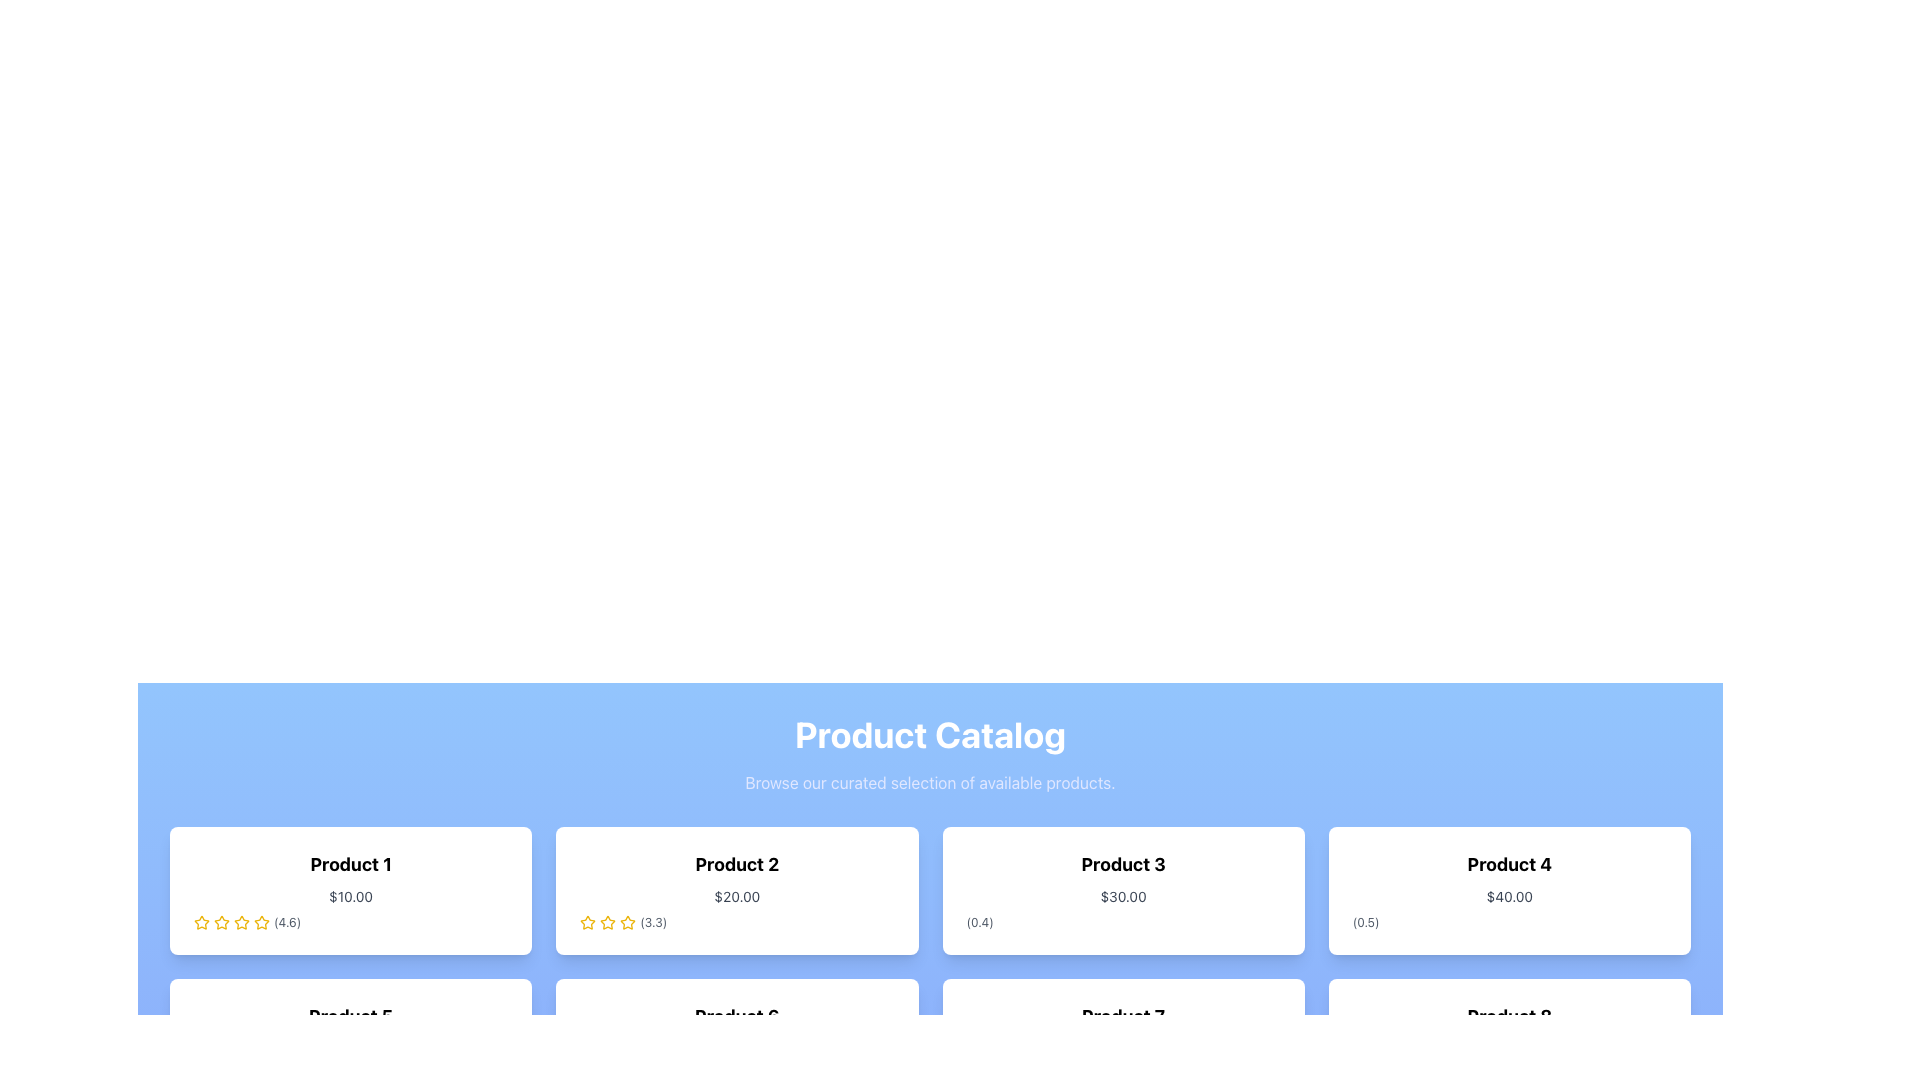 The width and height of the screenshot is (1920, 1080). What do you see at coordinates (261, 922) in the screenshot?
I see `the rating star icon, which is part of a group of five icons next to the rating number text (4.6) under the 'Product 1' card in the product catalog grid` at bounding box center [261, 922].